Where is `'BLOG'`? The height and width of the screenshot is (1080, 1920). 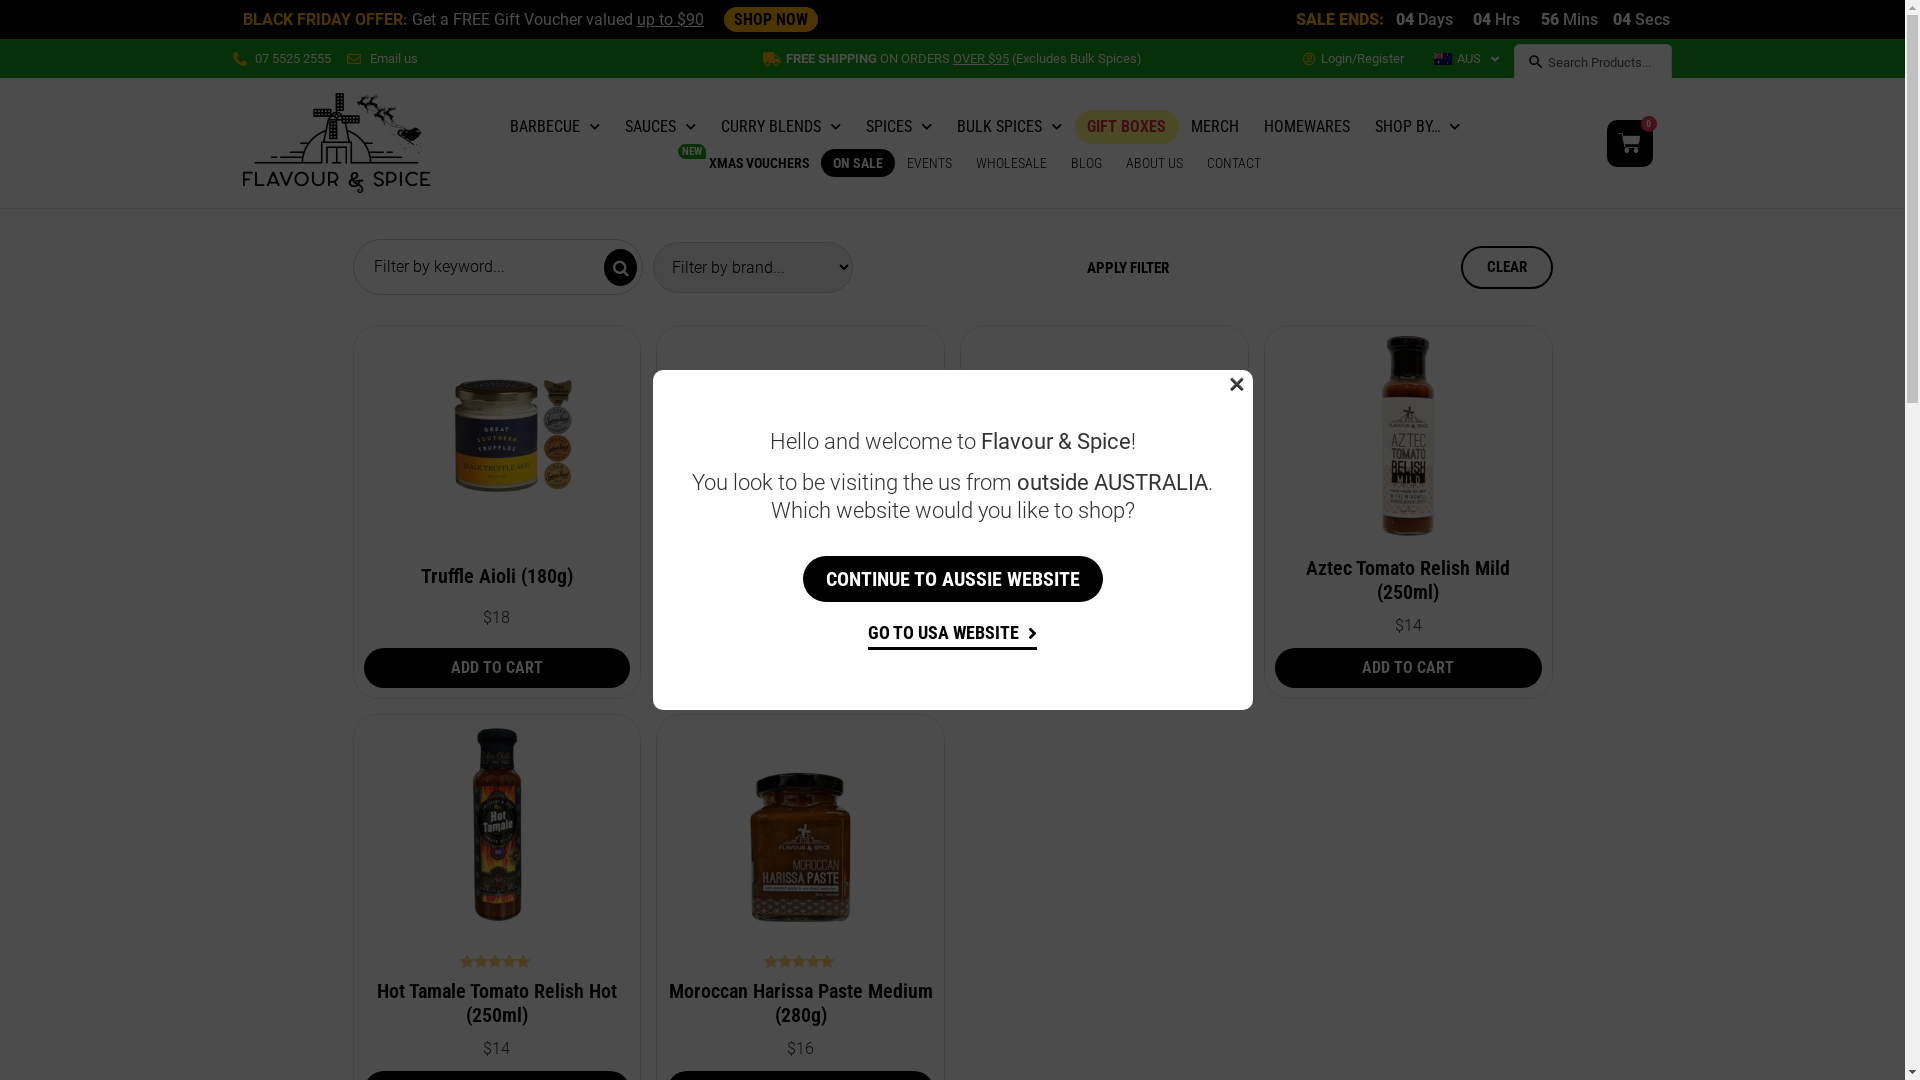 'BLOG' is located at coordinates (1058, 161).